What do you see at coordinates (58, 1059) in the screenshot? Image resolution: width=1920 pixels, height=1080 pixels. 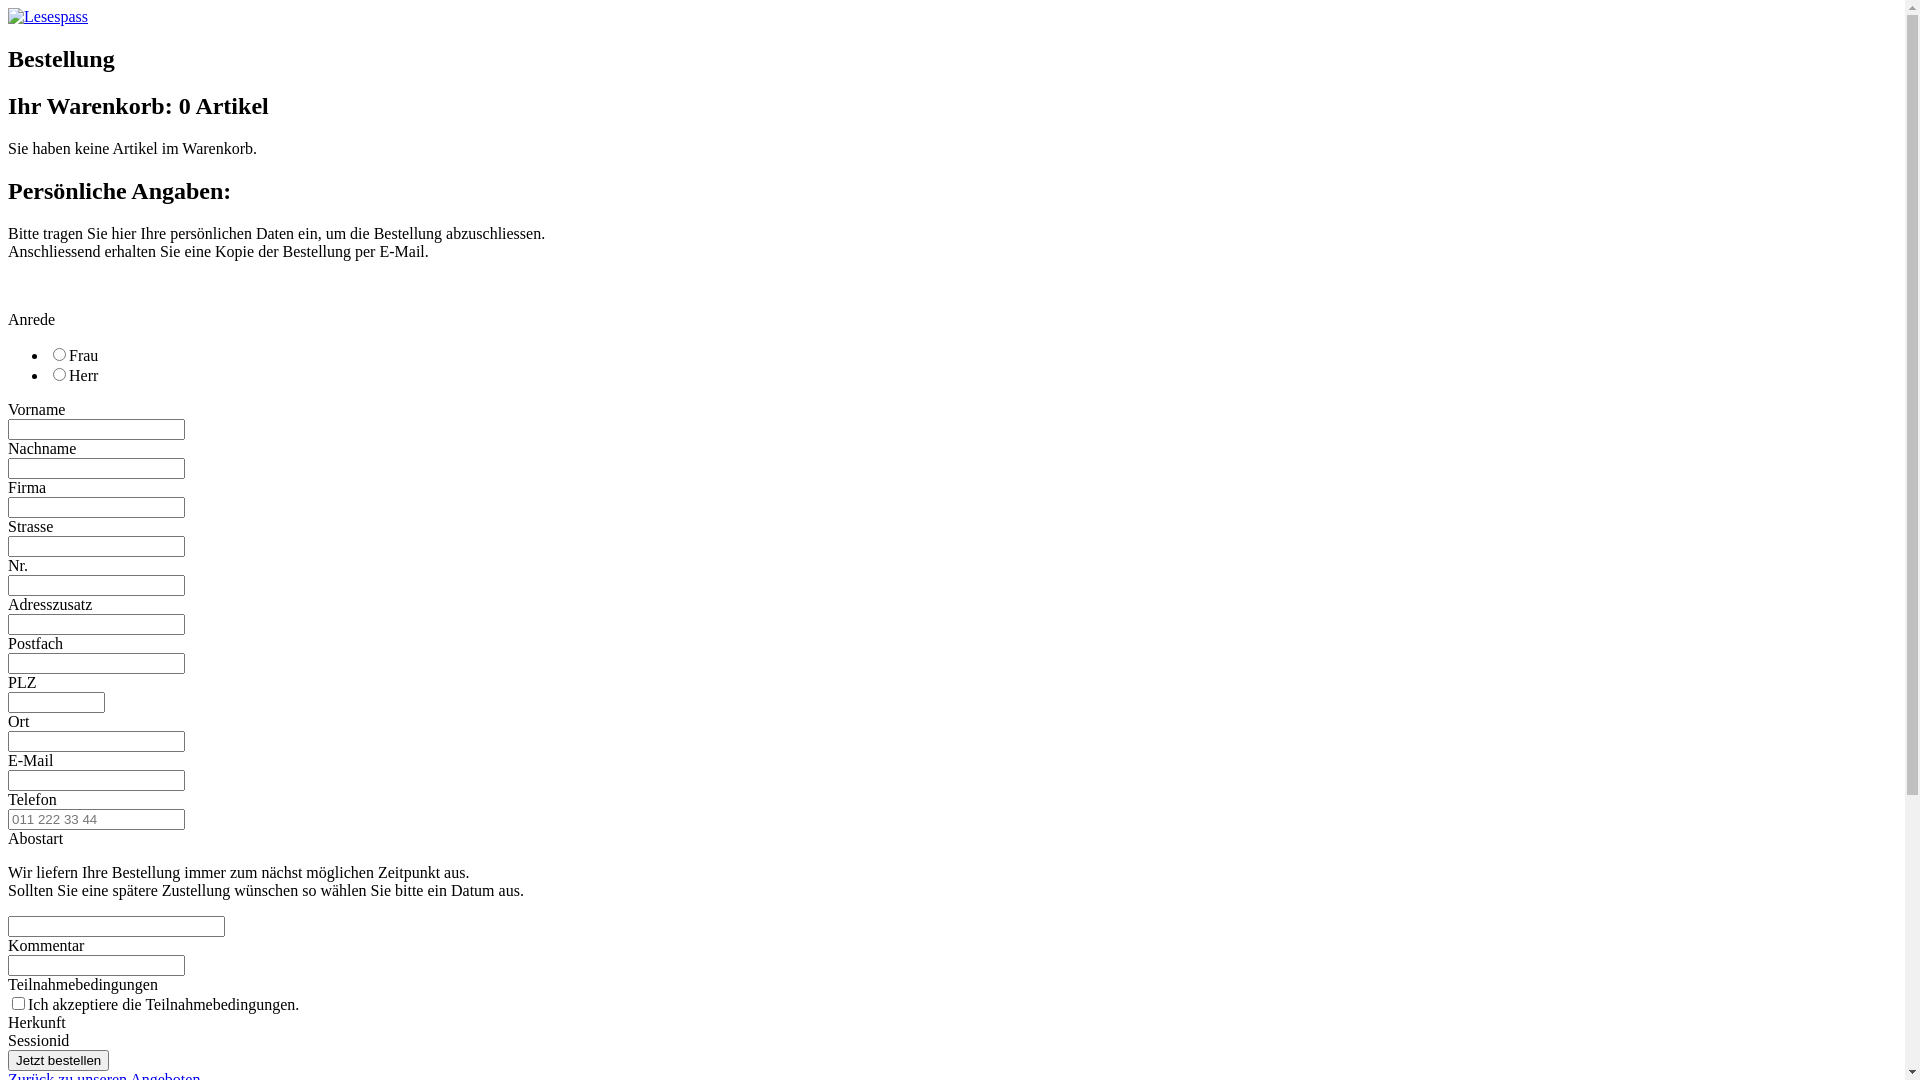 I see `'Jetzt bestellen'` at bounding box center [58, 1059].